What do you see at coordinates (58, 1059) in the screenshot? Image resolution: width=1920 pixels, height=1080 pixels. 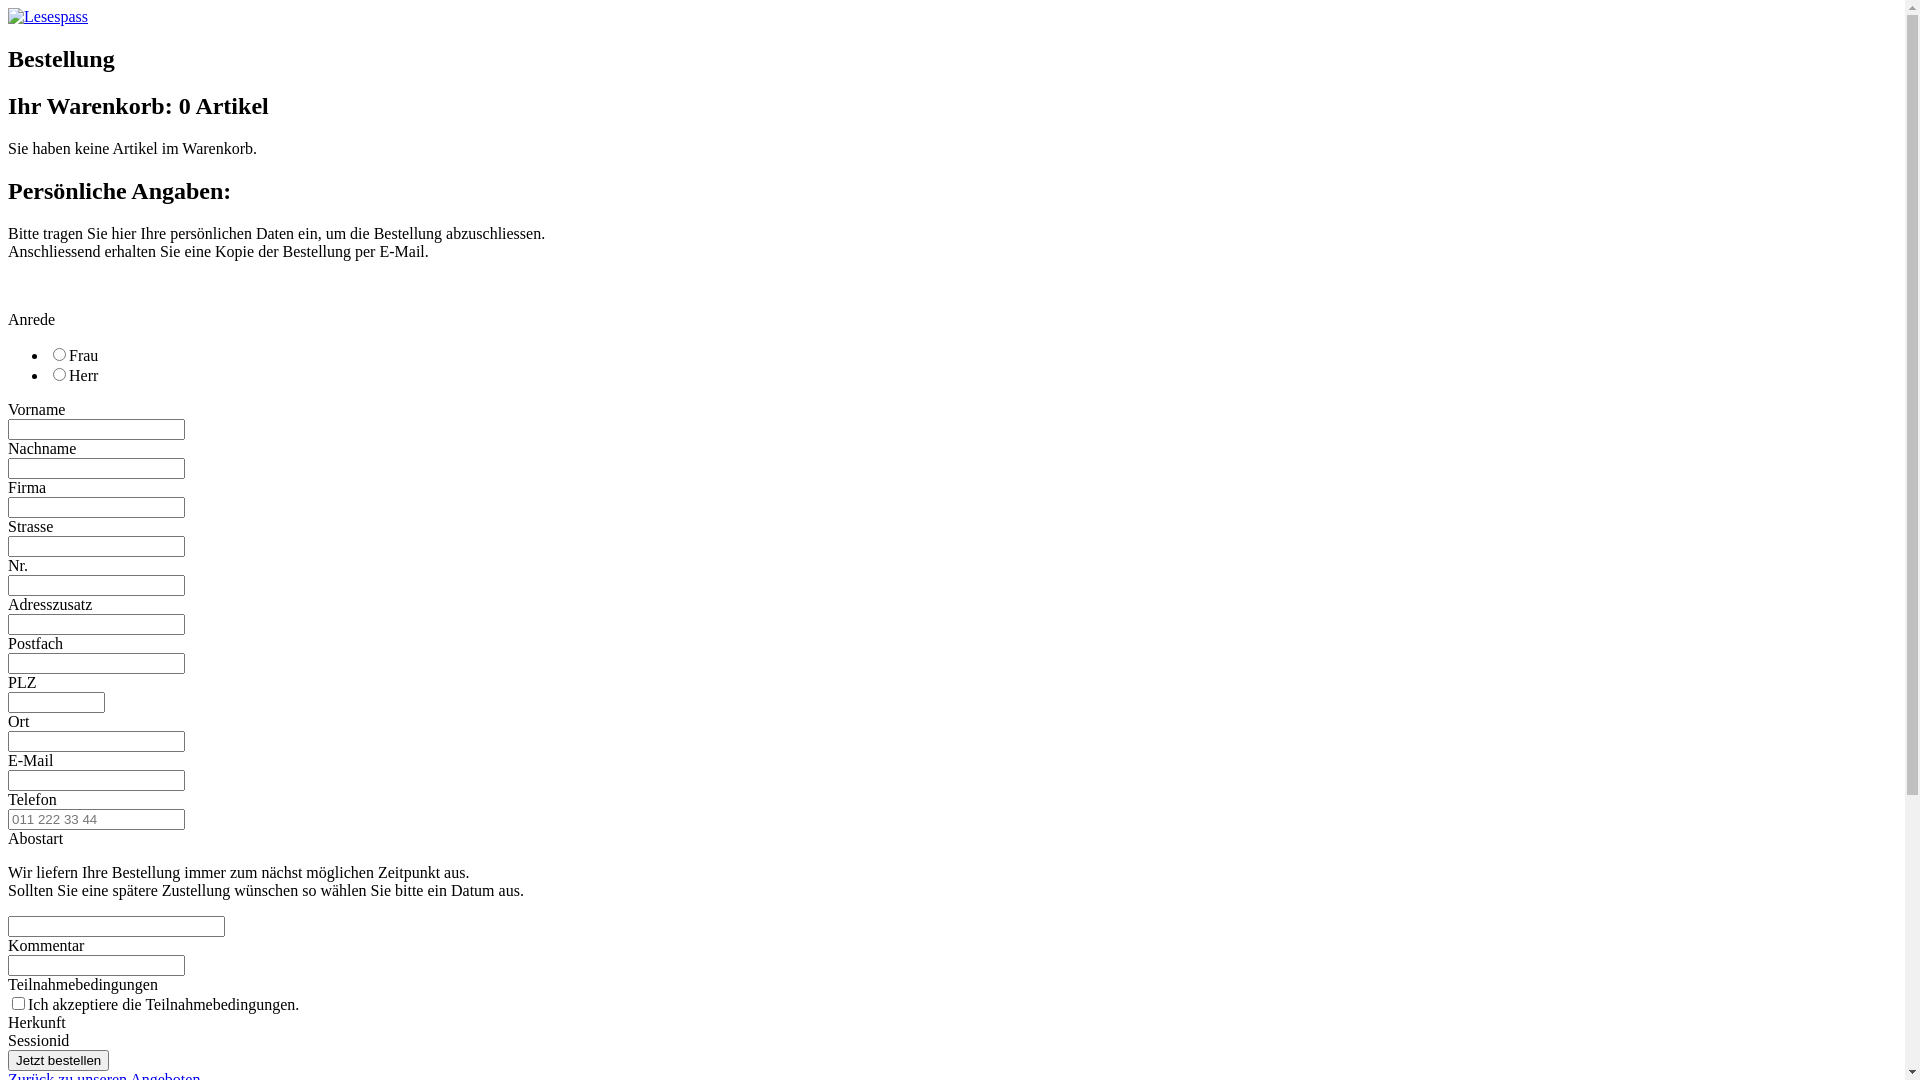 I see `'Jetzt bestellen'` at bounding box center [58, 1059].